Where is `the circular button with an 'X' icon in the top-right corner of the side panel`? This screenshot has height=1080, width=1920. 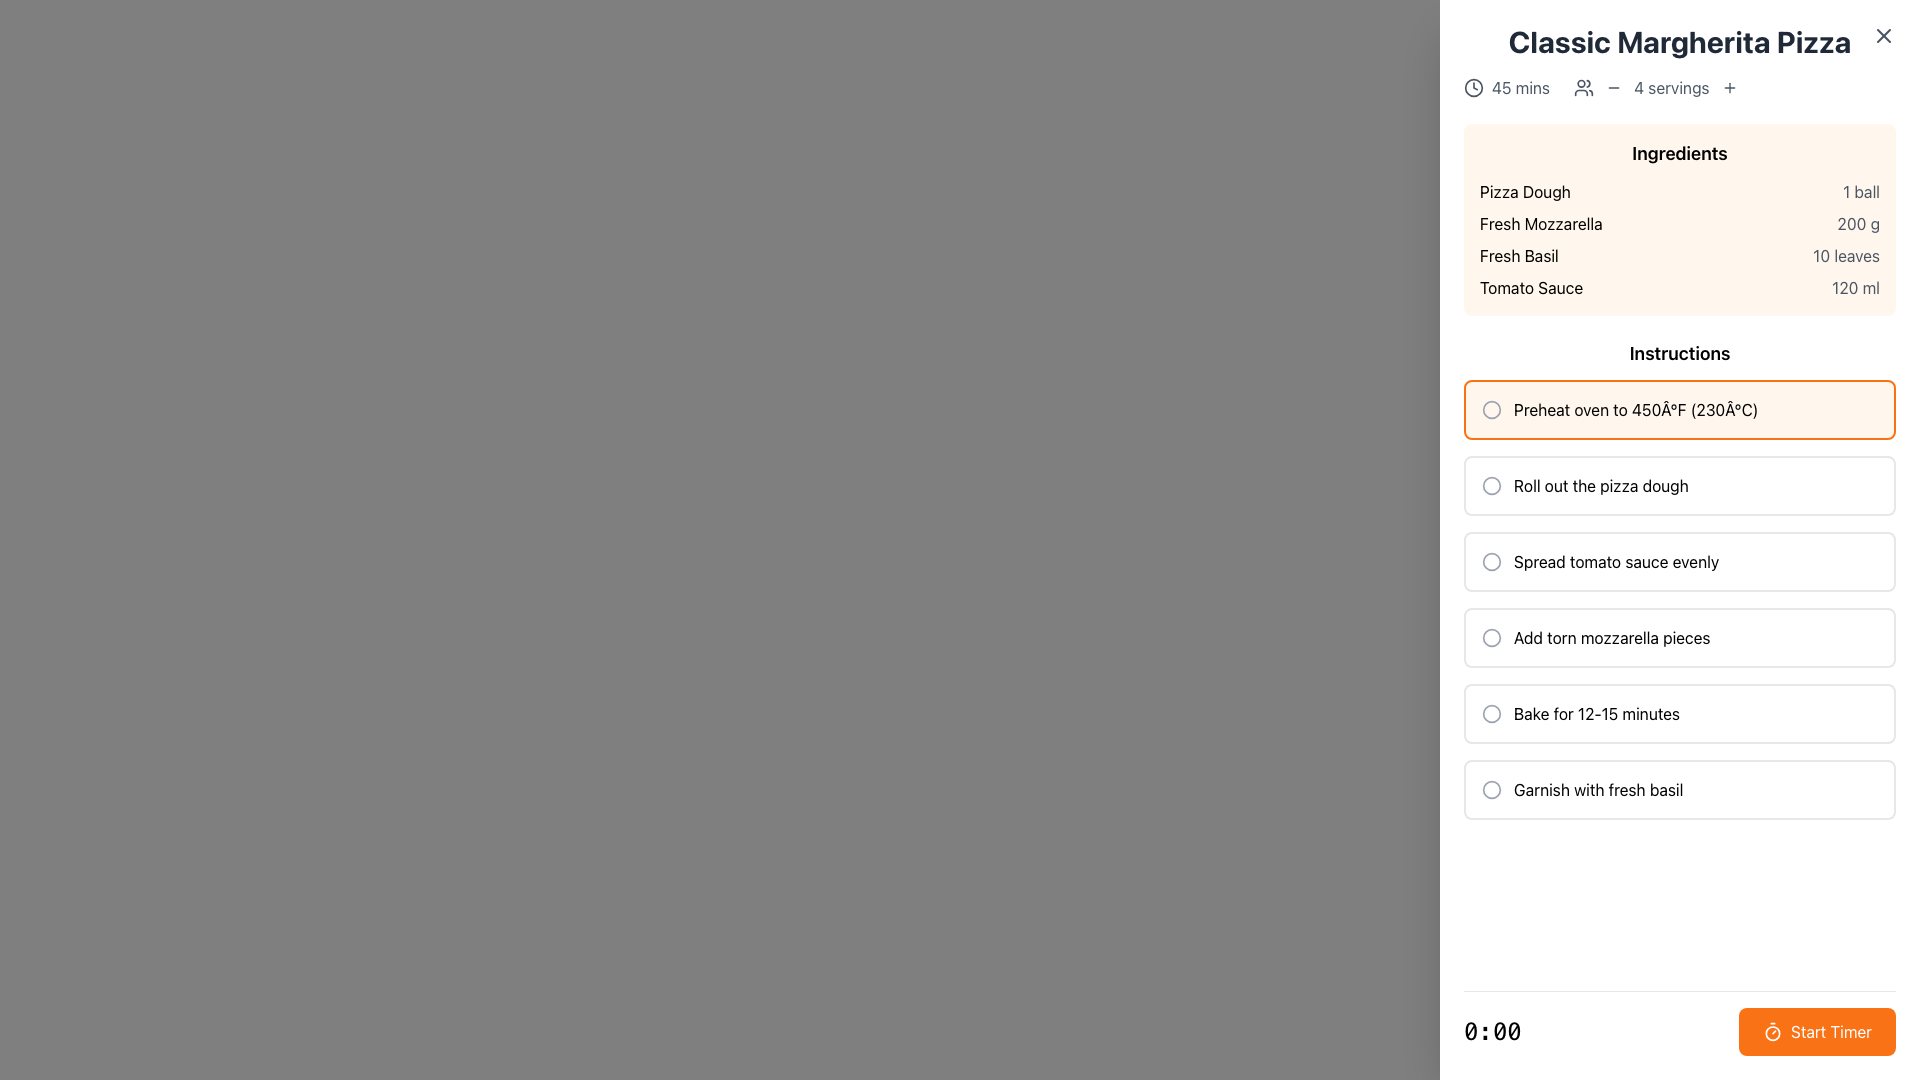
the circular button with an 'X' icon in the top-right corner of the side panel is located at coordinates (1882, 35).